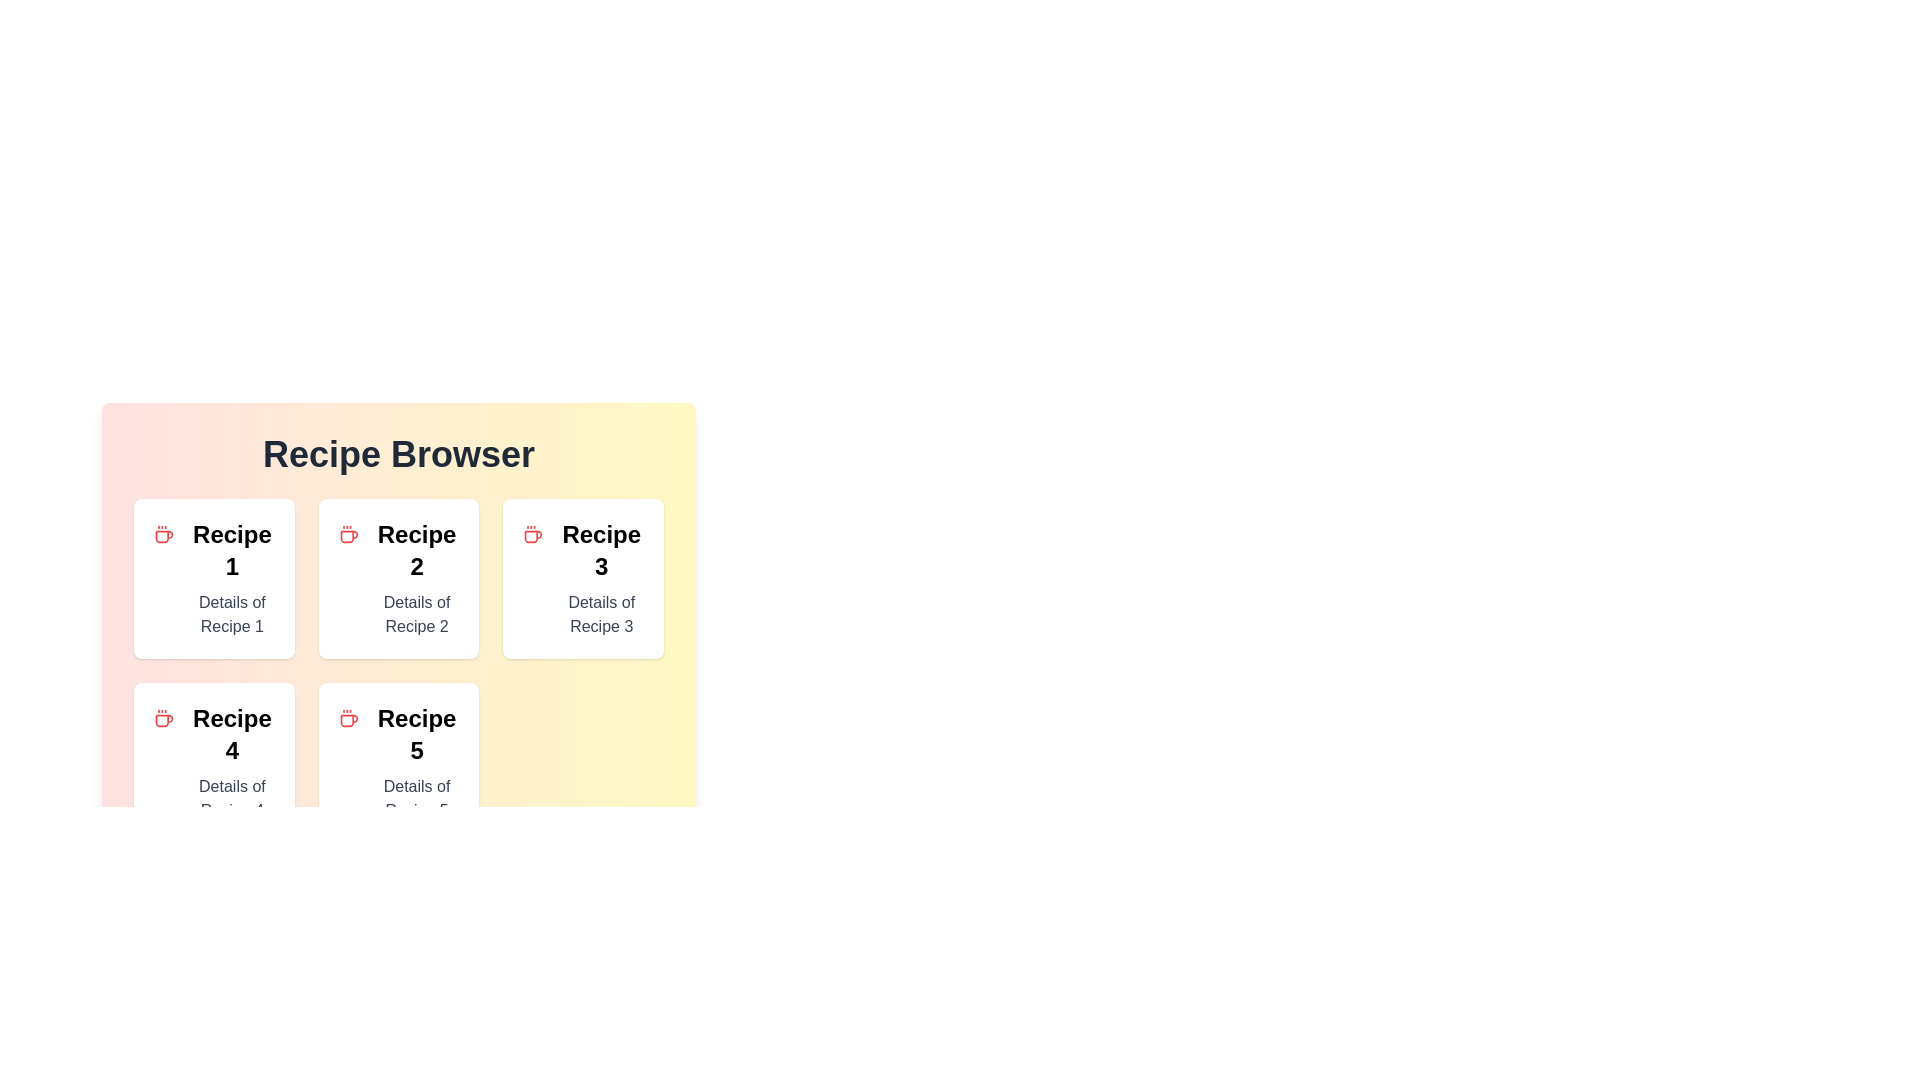 The height and width of the screenshot is (1080, 1920). What do you see at coordinates (164, 717) in the screenshot?
I see `the 'Recipe' theme icon located at the top-left corner of the card labeled 'Recipe 4' in the grid layout` at bounding box center [164, 717].